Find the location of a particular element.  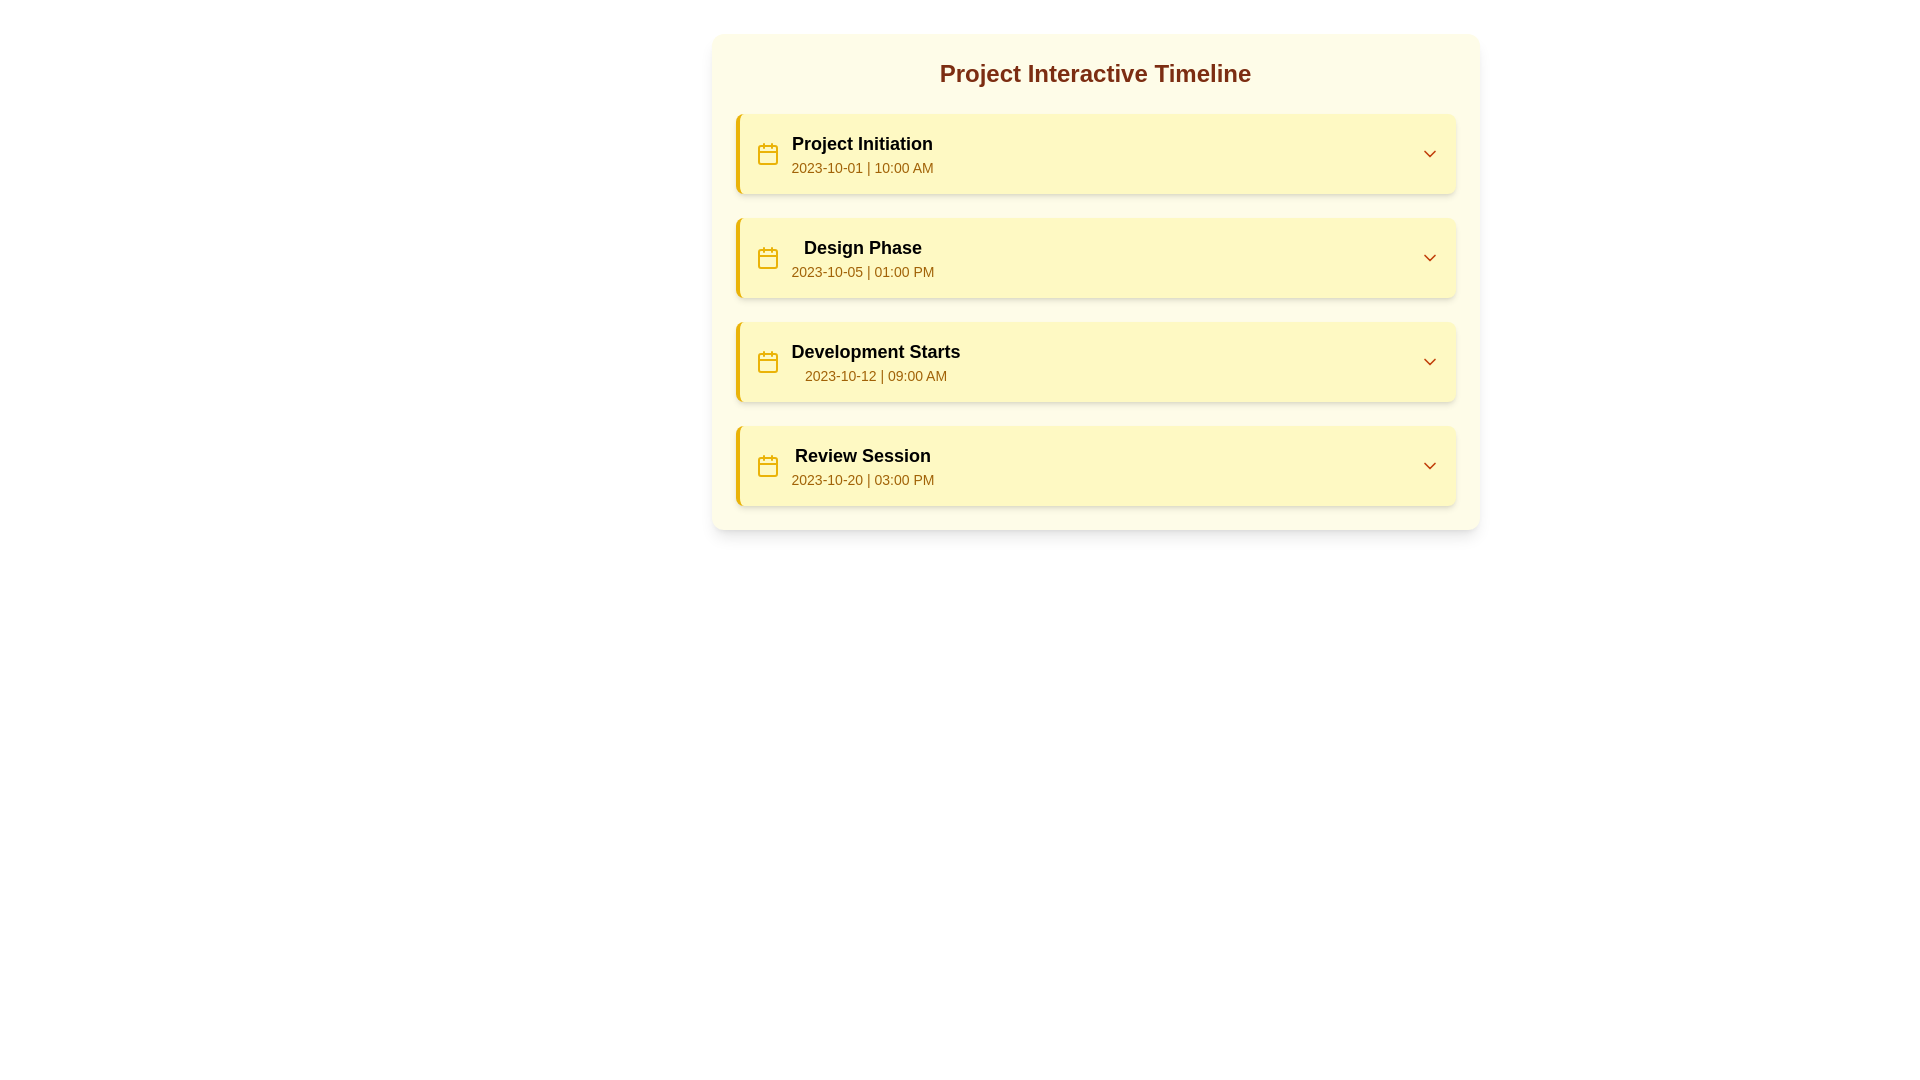

text from the second Text Label in the yellow card layout under the header 'Project Interactive Timeline', which indicates the title of a specific phase in the project timeline is located at coordinates (863, 246).